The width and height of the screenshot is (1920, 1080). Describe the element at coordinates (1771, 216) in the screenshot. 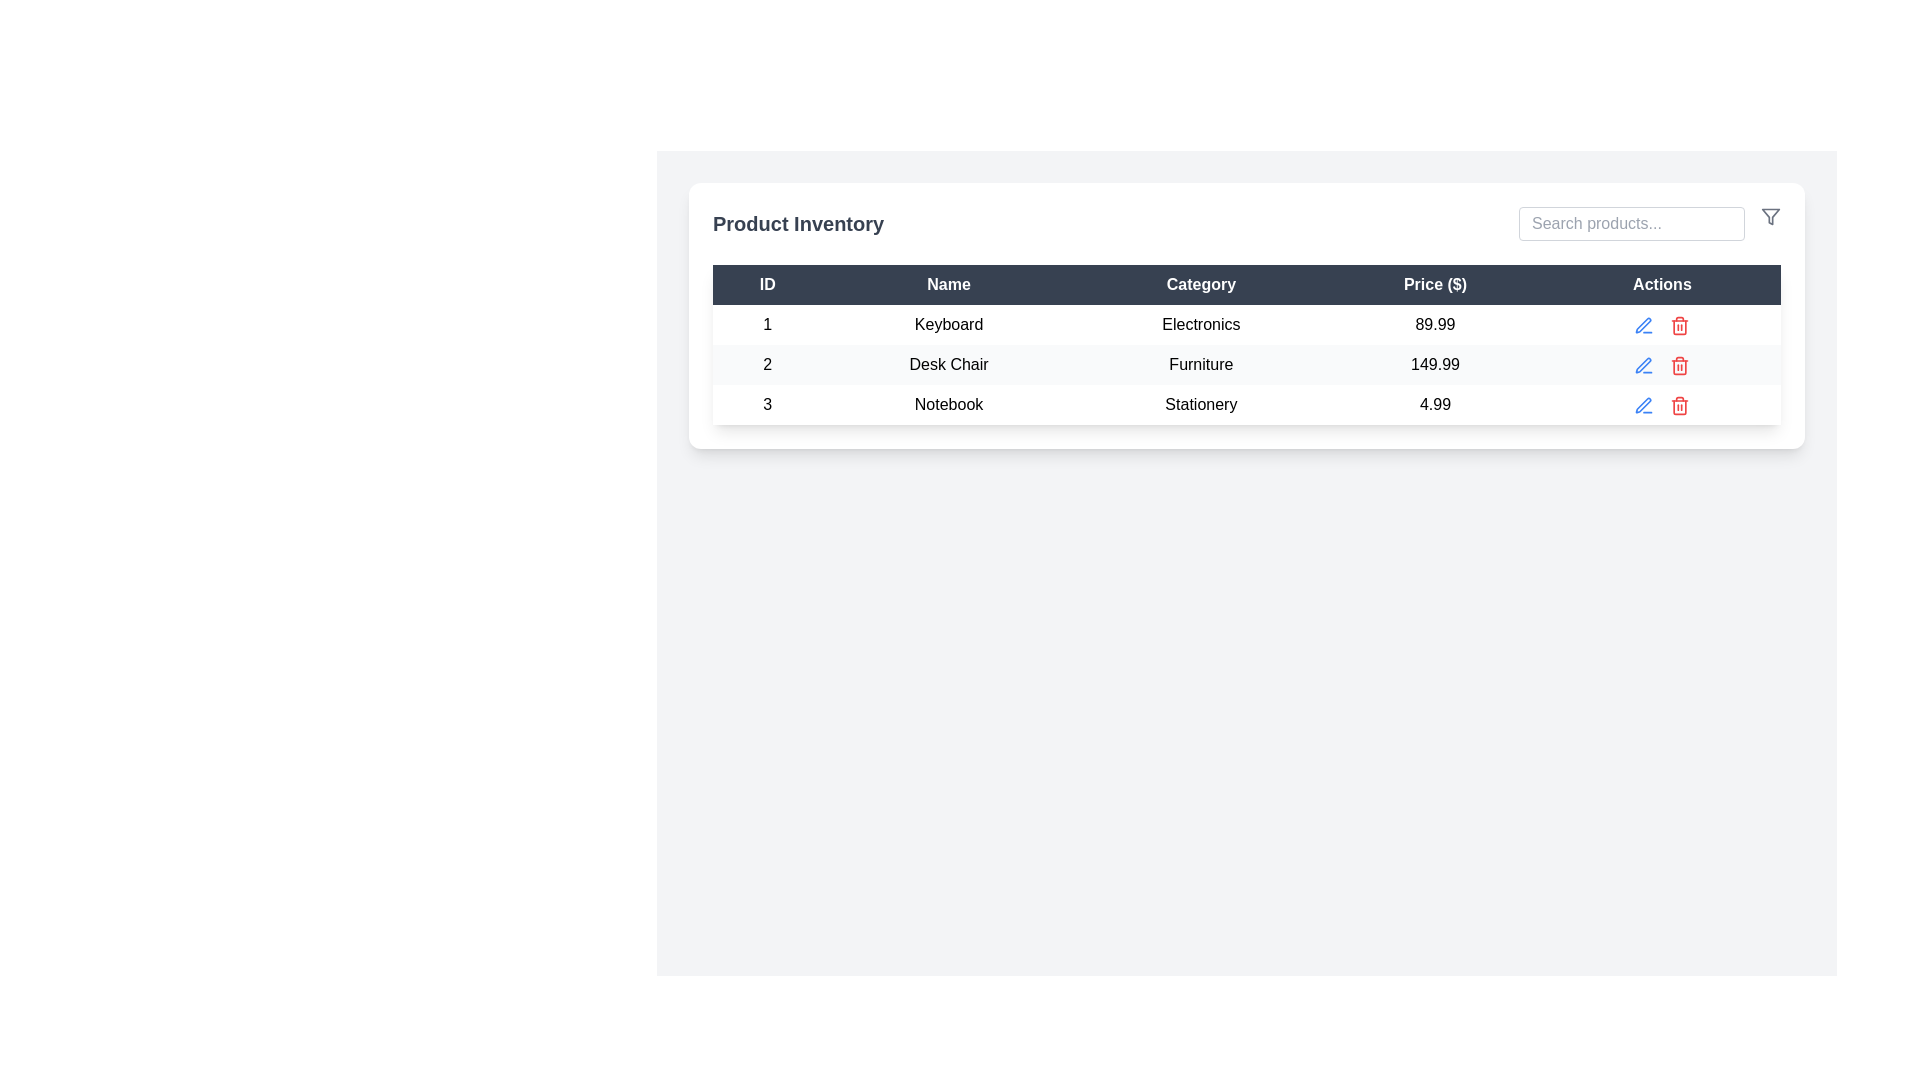

I see `the filter icon, which is a funnel-shaped SVG graphic located in the Actions area of the UI header, near the right boundary of the search bar` at that location.